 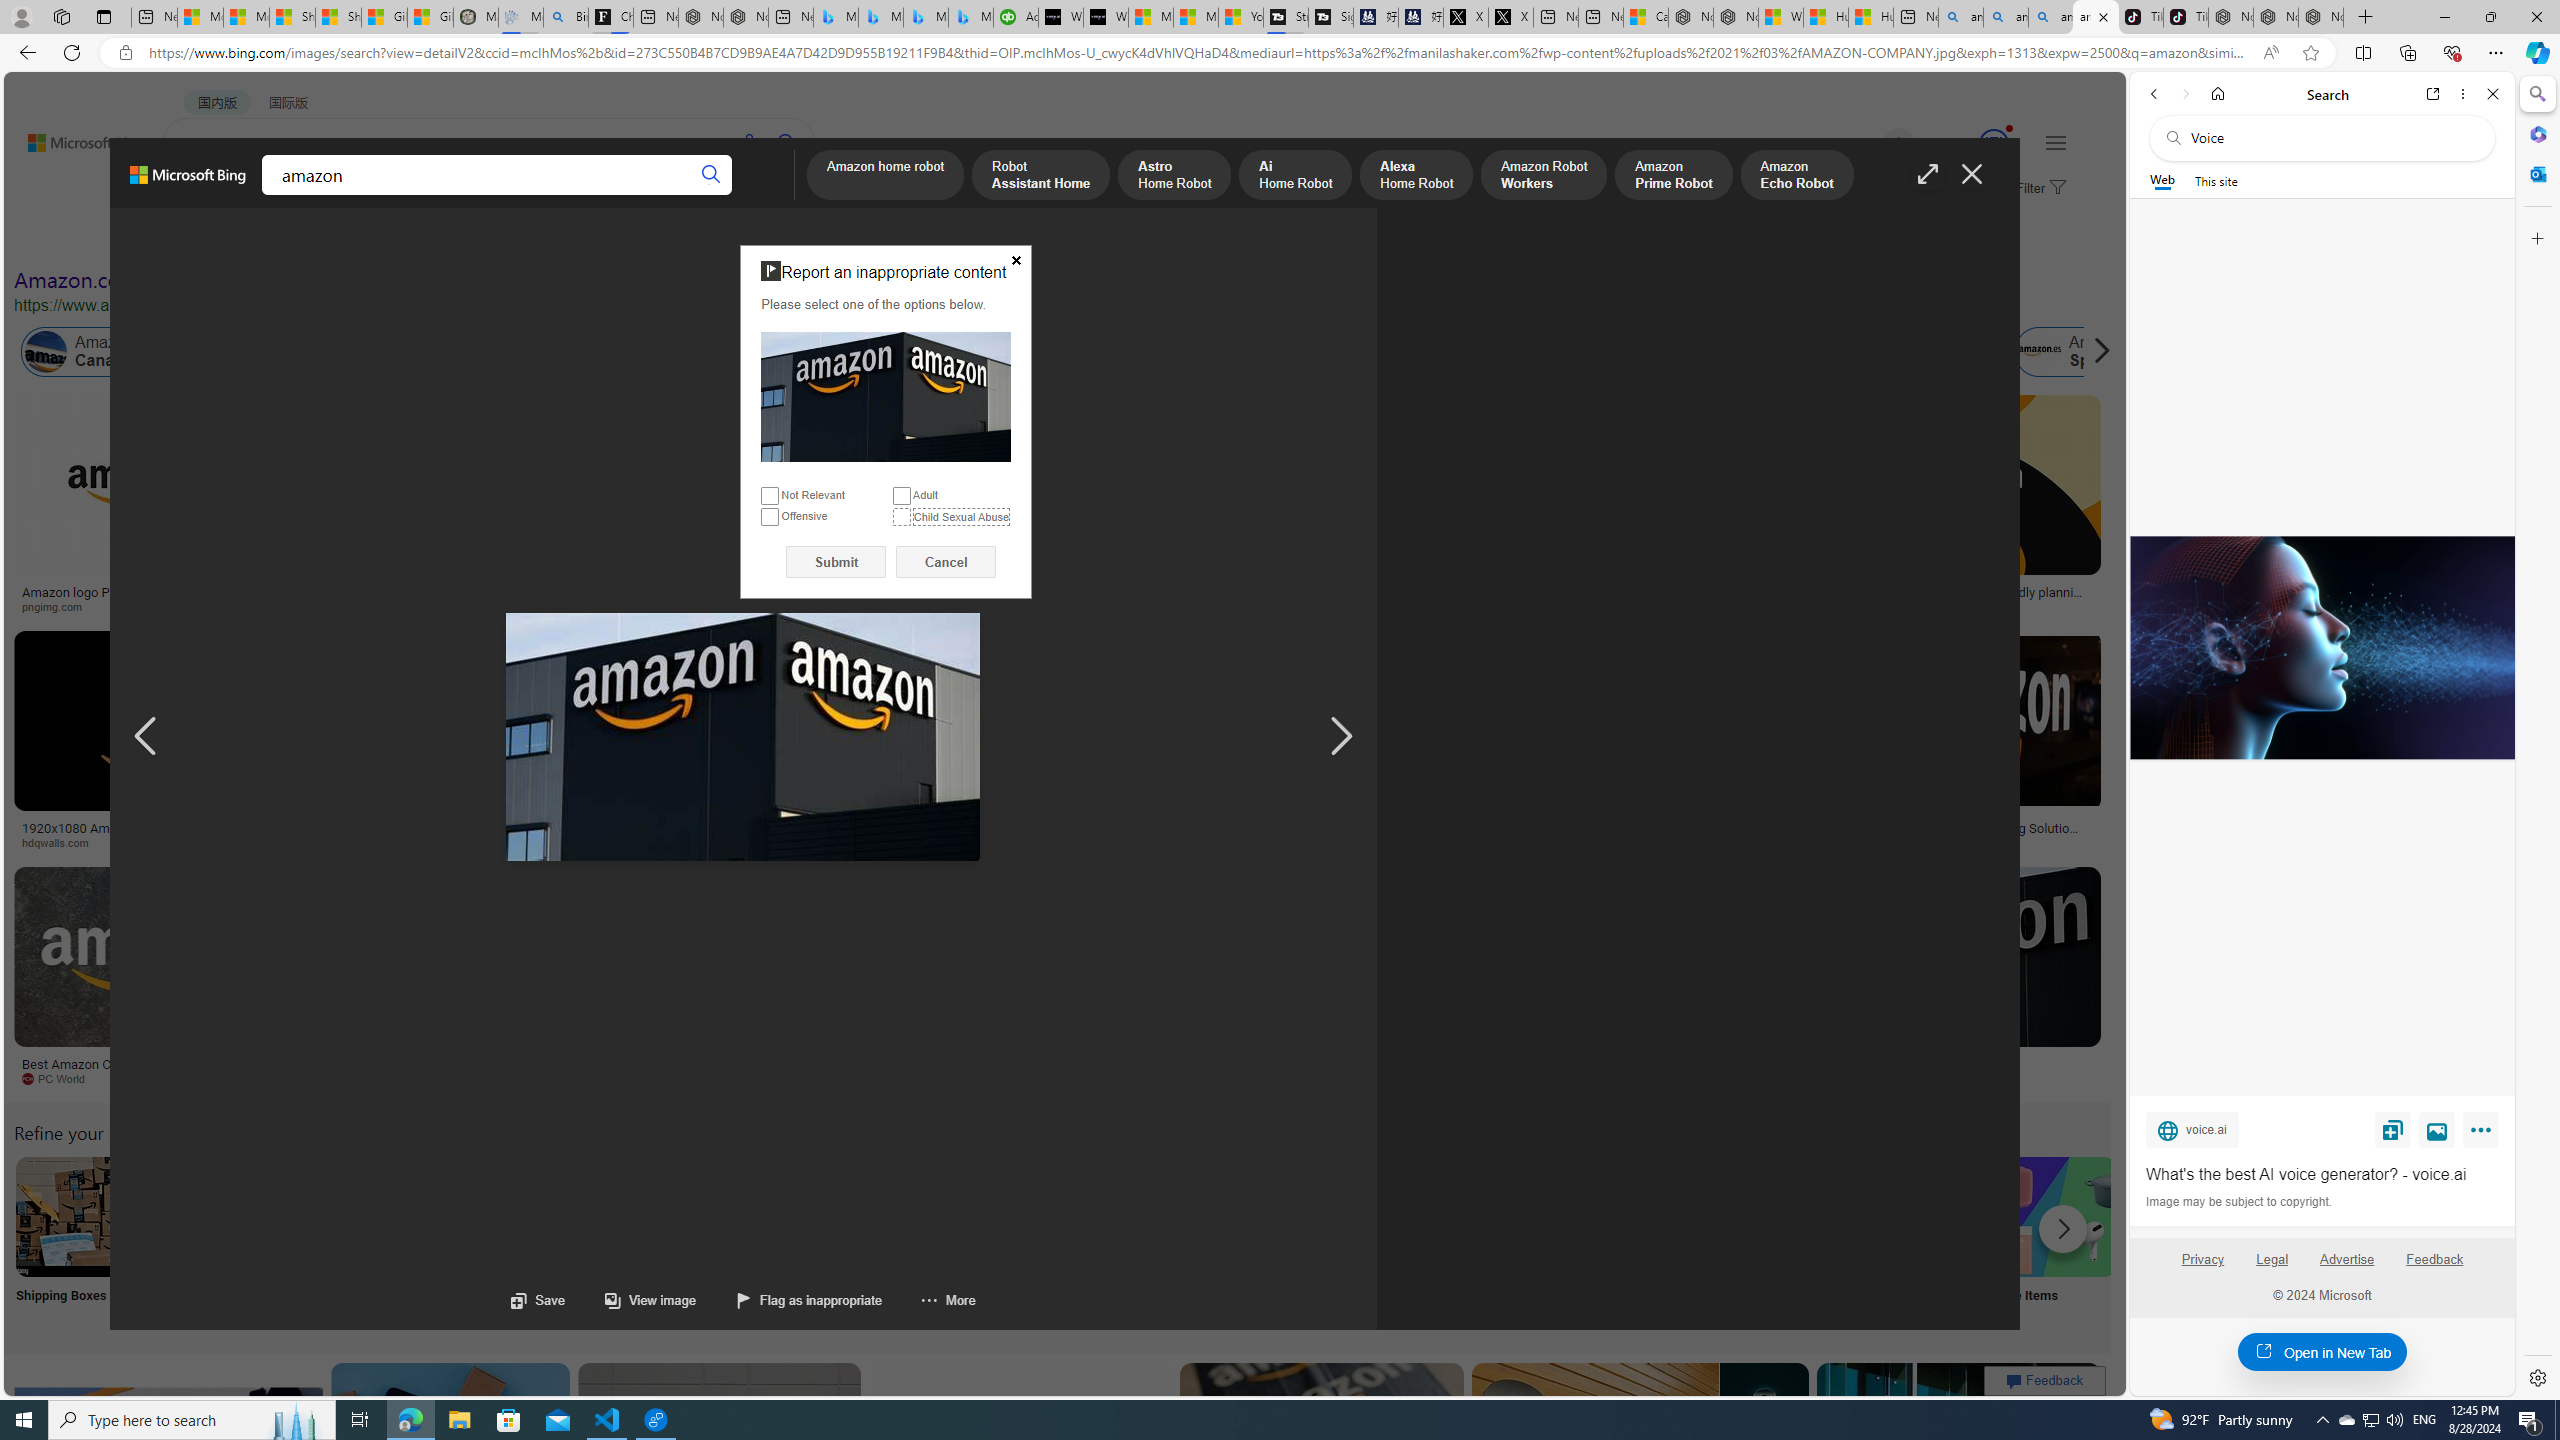 What do you see at coordinates (476, 16) in the screenshot?
I see `'Manatee Mortality Statistics | FWC'` at bounding box center [476, 16].